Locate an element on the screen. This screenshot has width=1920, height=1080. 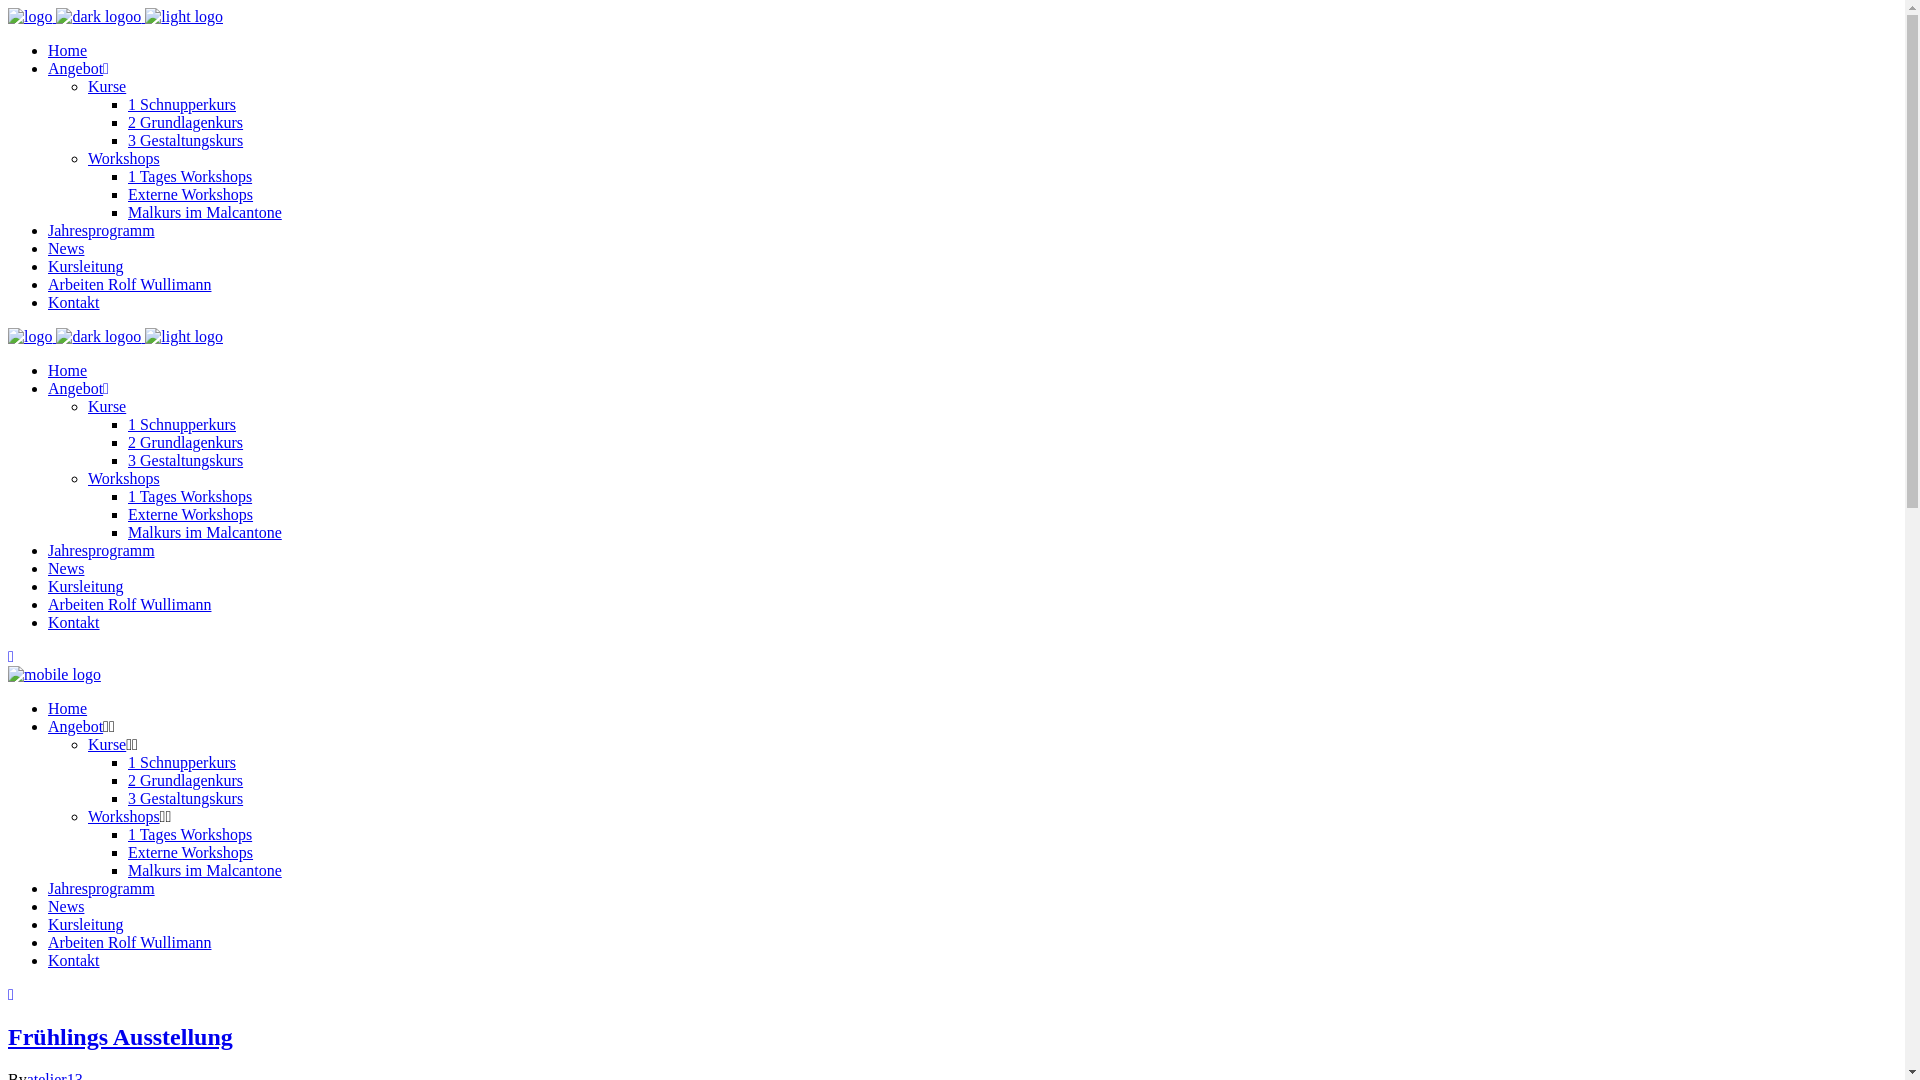
'Kursleitung' is located at coordinates (85, 924).